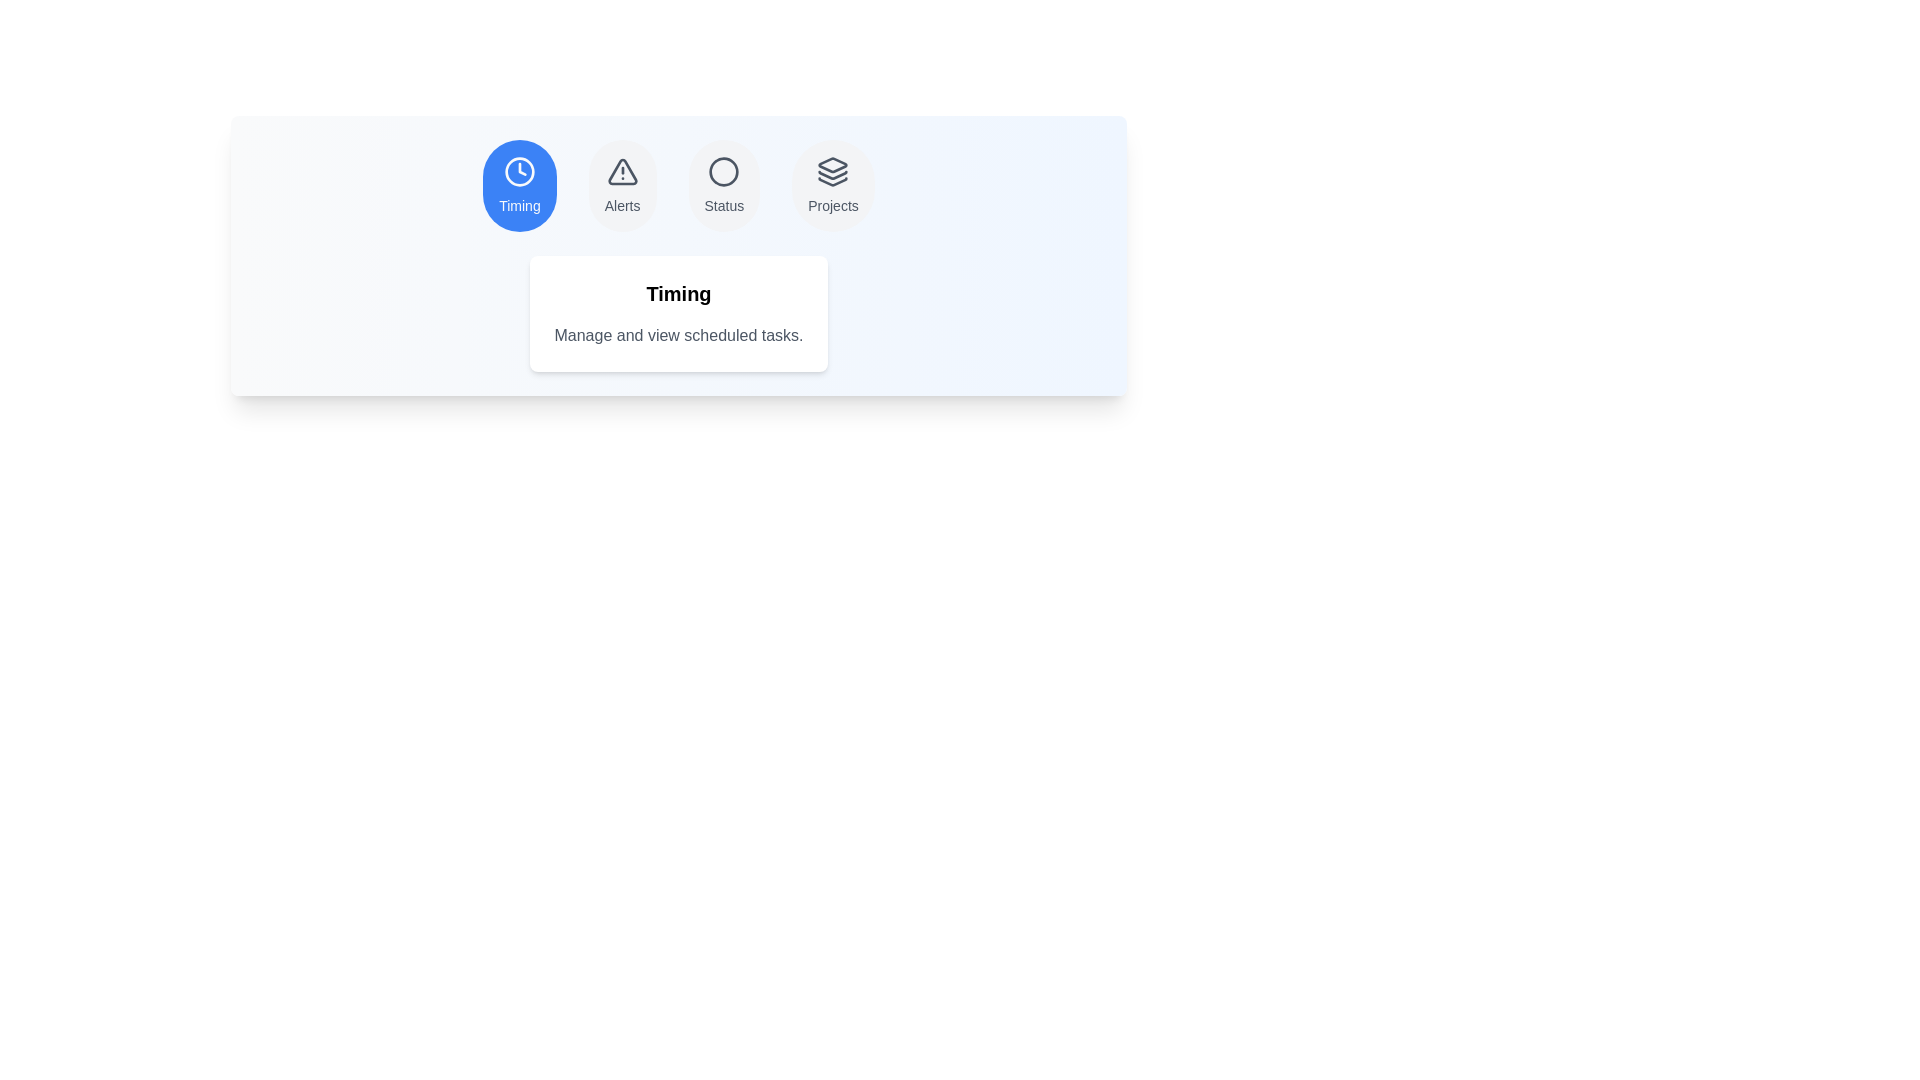 The image size is (1920, 1080). I want to click on the tab labeled Timing, so click(519, 185).